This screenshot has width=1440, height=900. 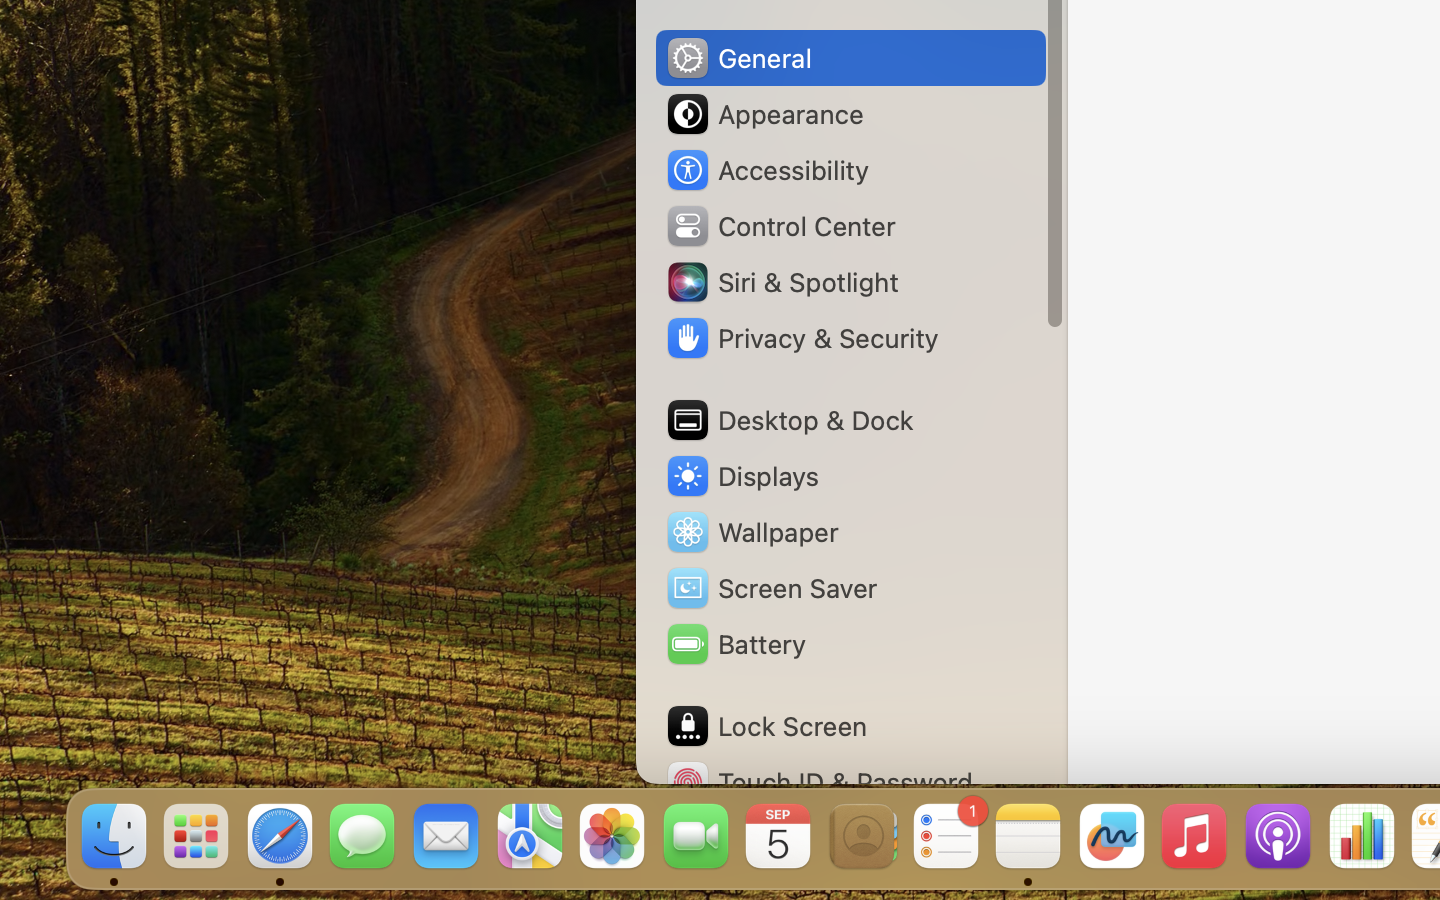 What do you see at coordinates (763, 114) in the screenshot?
I see `'Appearance'` at bounding box center [763, 114].